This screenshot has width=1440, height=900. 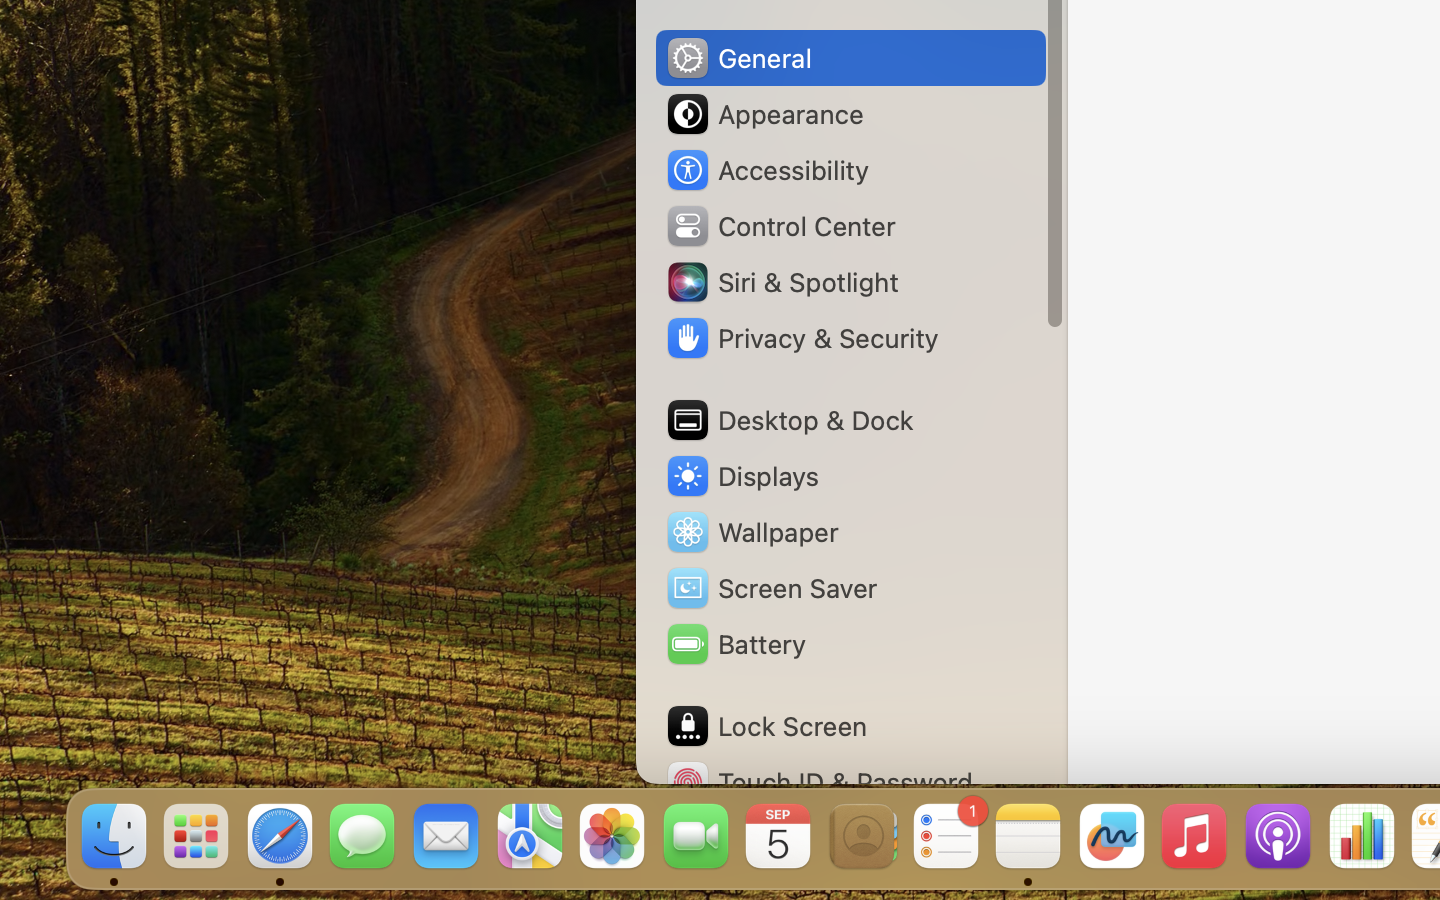 What do you see at coordinates (763, 114) in the screenshot?
I see `'Appearance'` at bounding box center [763, 114].